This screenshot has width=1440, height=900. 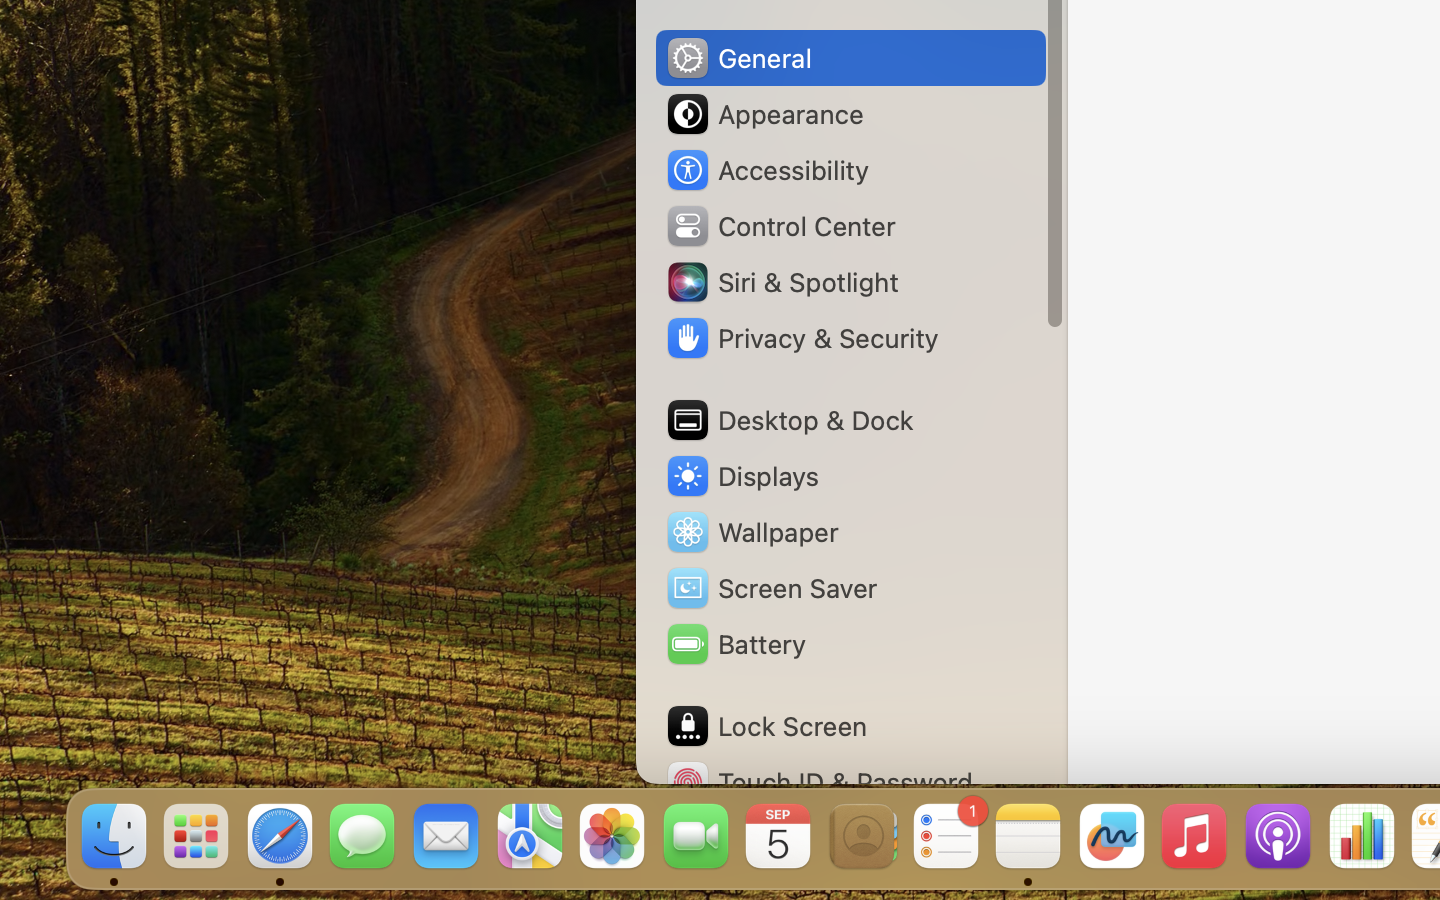 What do you see at coordinates (763, 114) in the screenshot?
I see `'Appearance'` at bounding box center [763, 114].